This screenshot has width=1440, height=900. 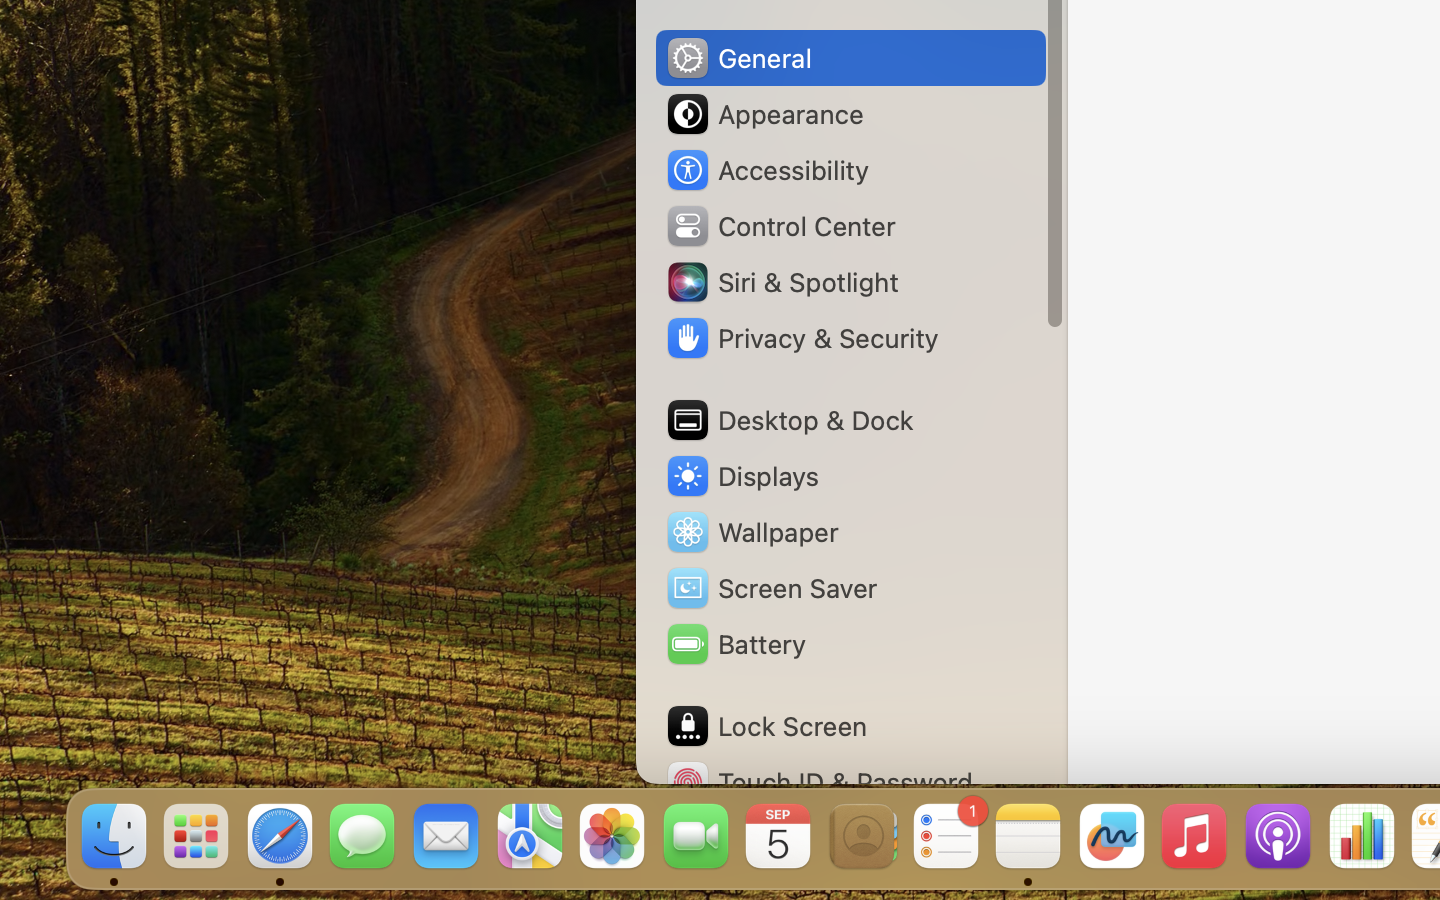 What do you see at coordinates (763, 114) in the screenshot?
I see `'Appearance'` at bounding box center [763, 114].